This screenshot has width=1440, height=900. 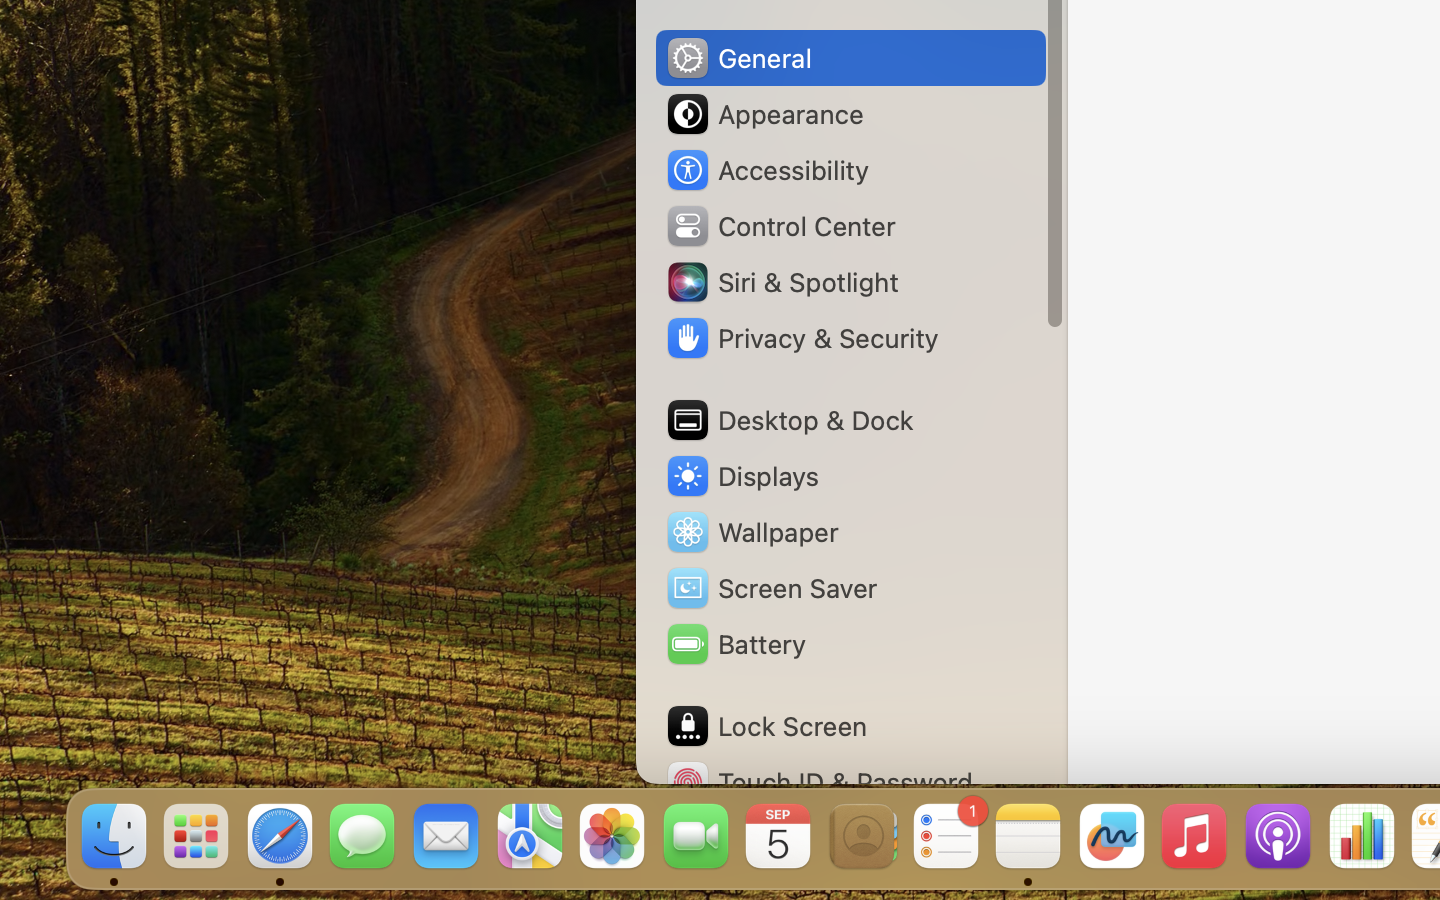 What do you see at coordinates (763, 114) in the screenshot?
I see `'Appearance'` at bounding box center [763, 114].